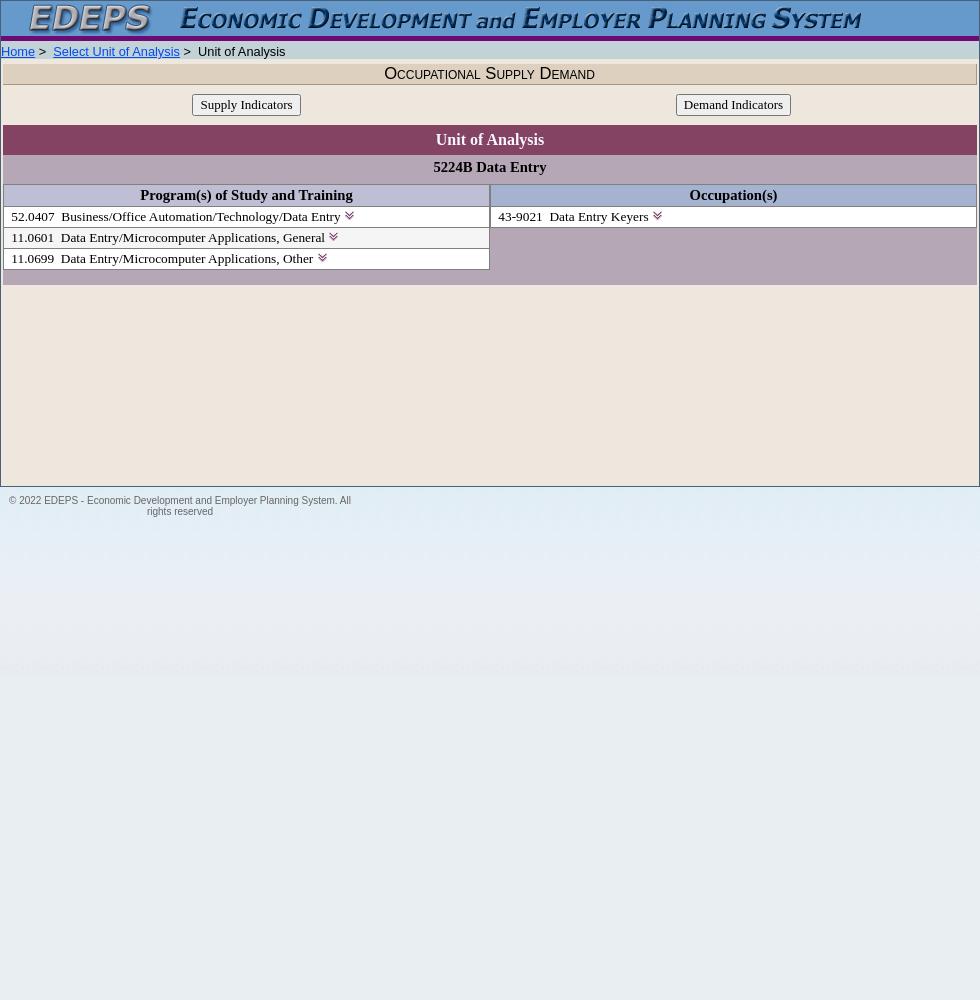  I want to click on 'Occupation(s)', so click(733, 194).